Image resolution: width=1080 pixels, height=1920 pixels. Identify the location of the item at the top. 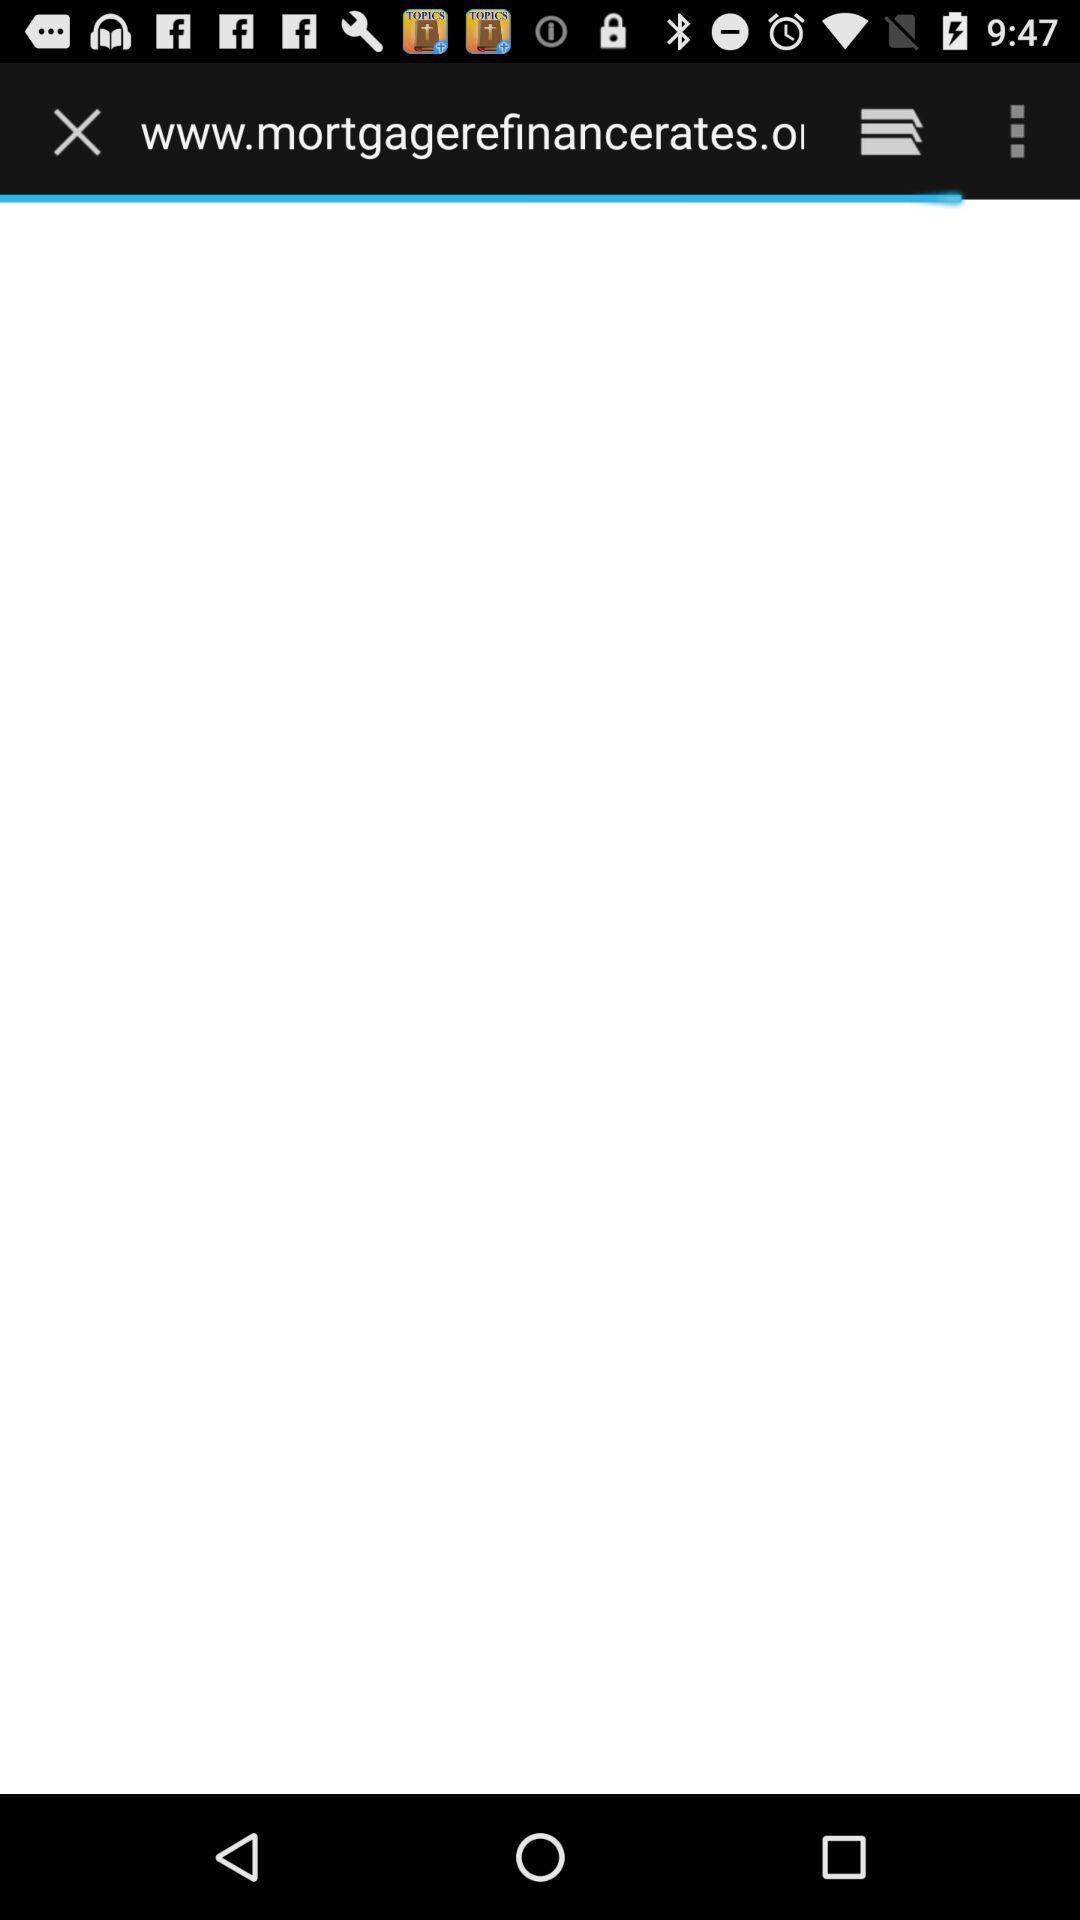
(472, 130).